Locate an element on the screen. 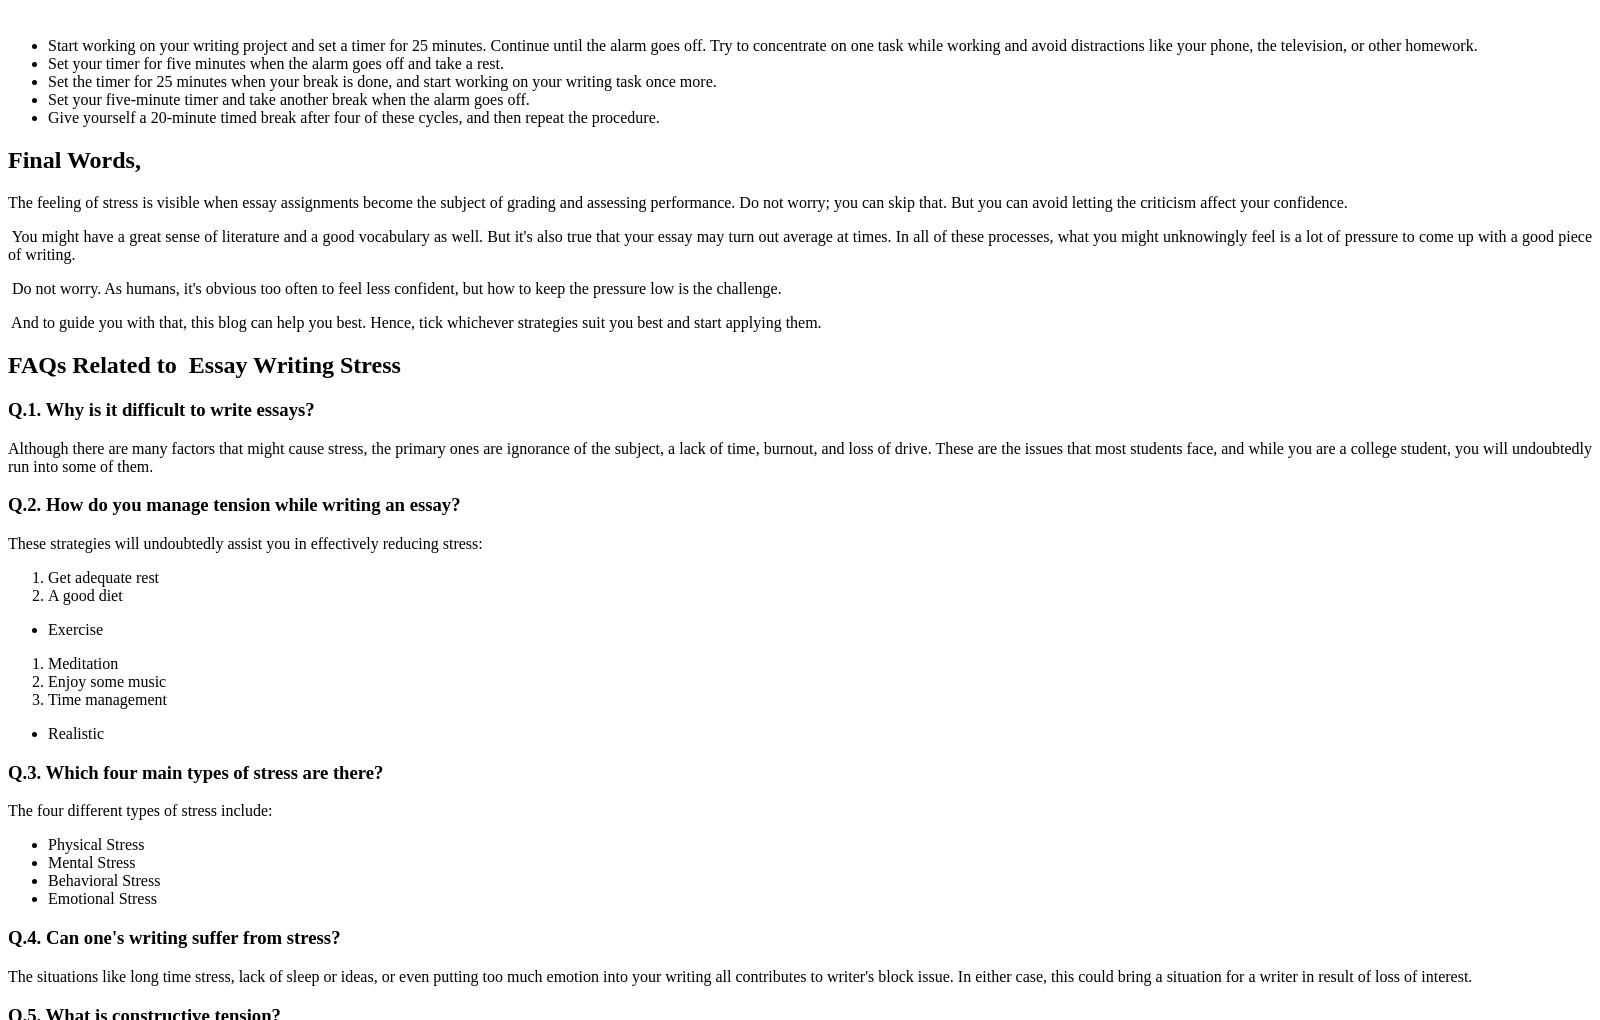  'Q.3. Which four main types of stress are there?' is located at coordinates (7, 770).